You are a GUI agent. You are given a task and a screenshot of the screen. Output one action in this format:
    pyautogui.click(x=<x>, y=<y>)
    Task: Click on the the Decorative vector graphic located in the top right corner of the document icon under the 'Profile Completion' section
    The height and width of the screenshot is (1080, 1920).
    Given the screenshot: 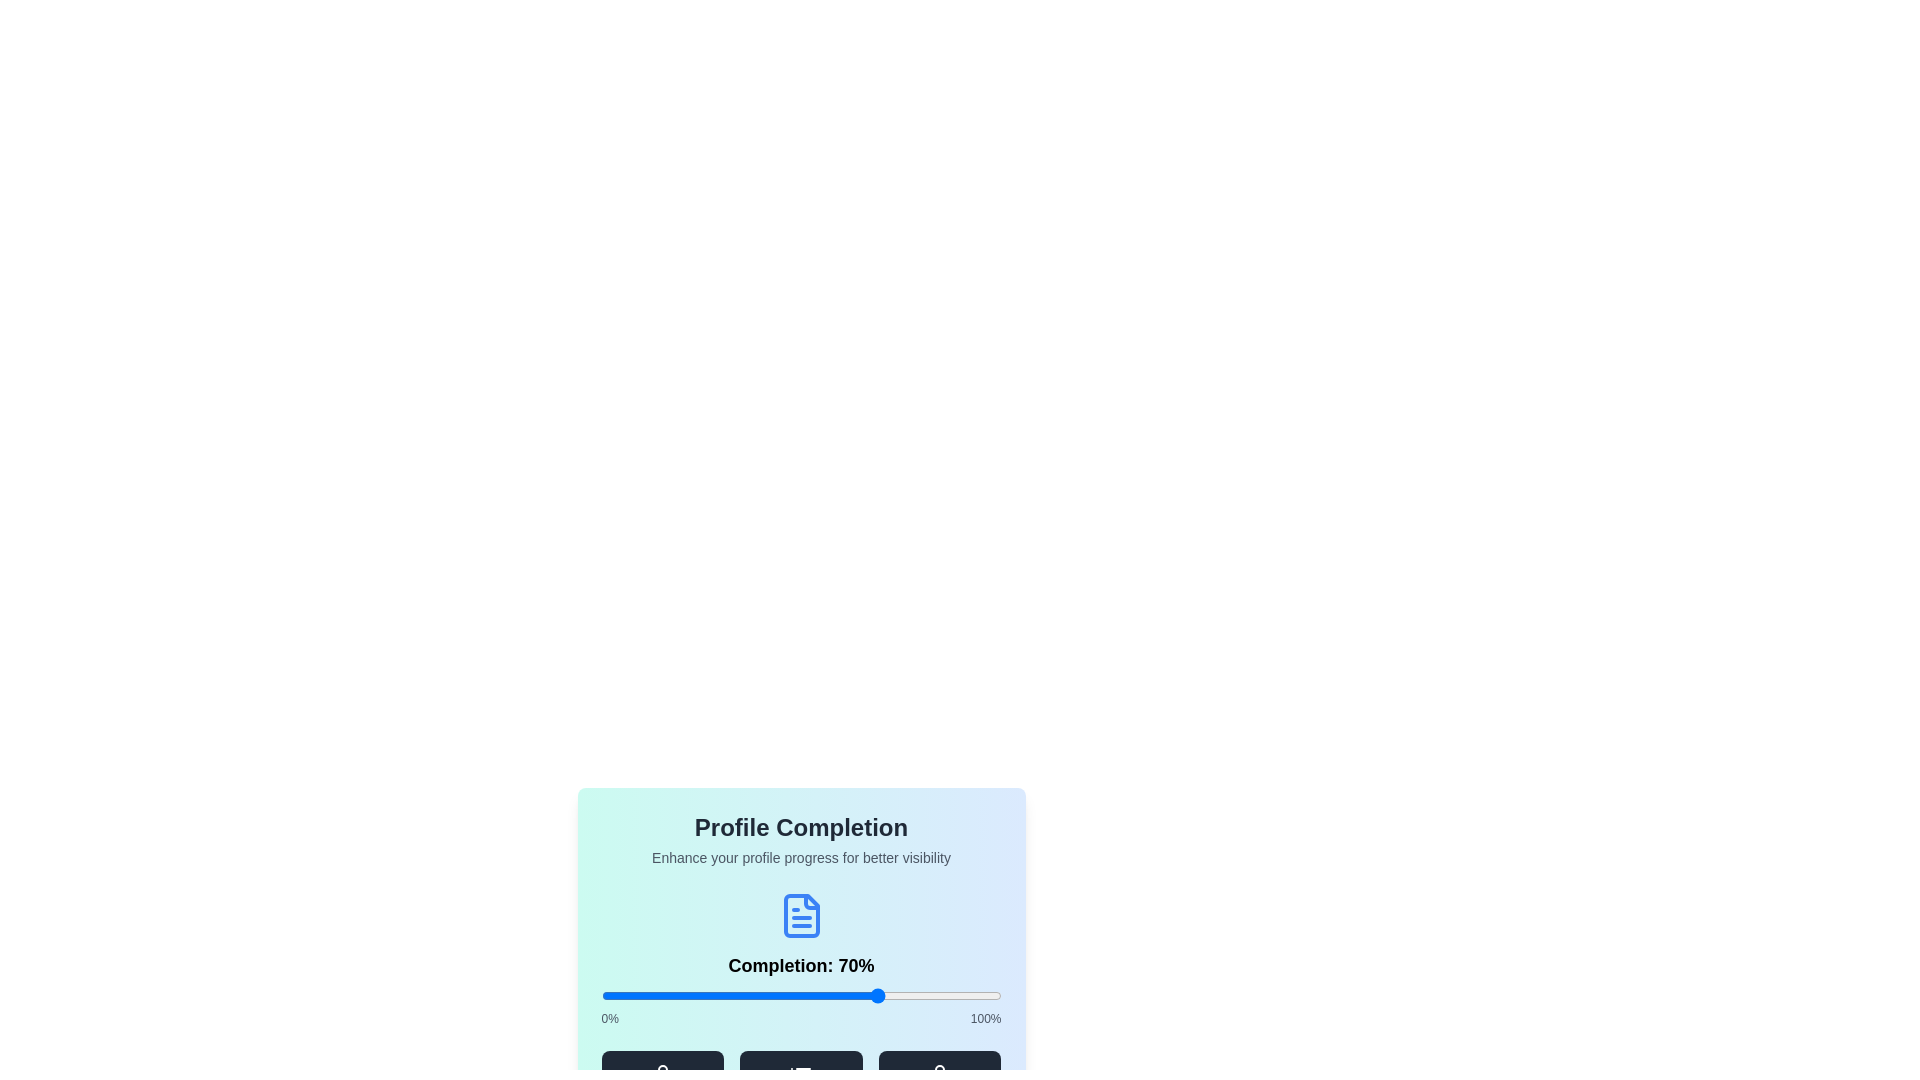 What is the action you would take?
    pyautogui.click(x=811, y=902)
    